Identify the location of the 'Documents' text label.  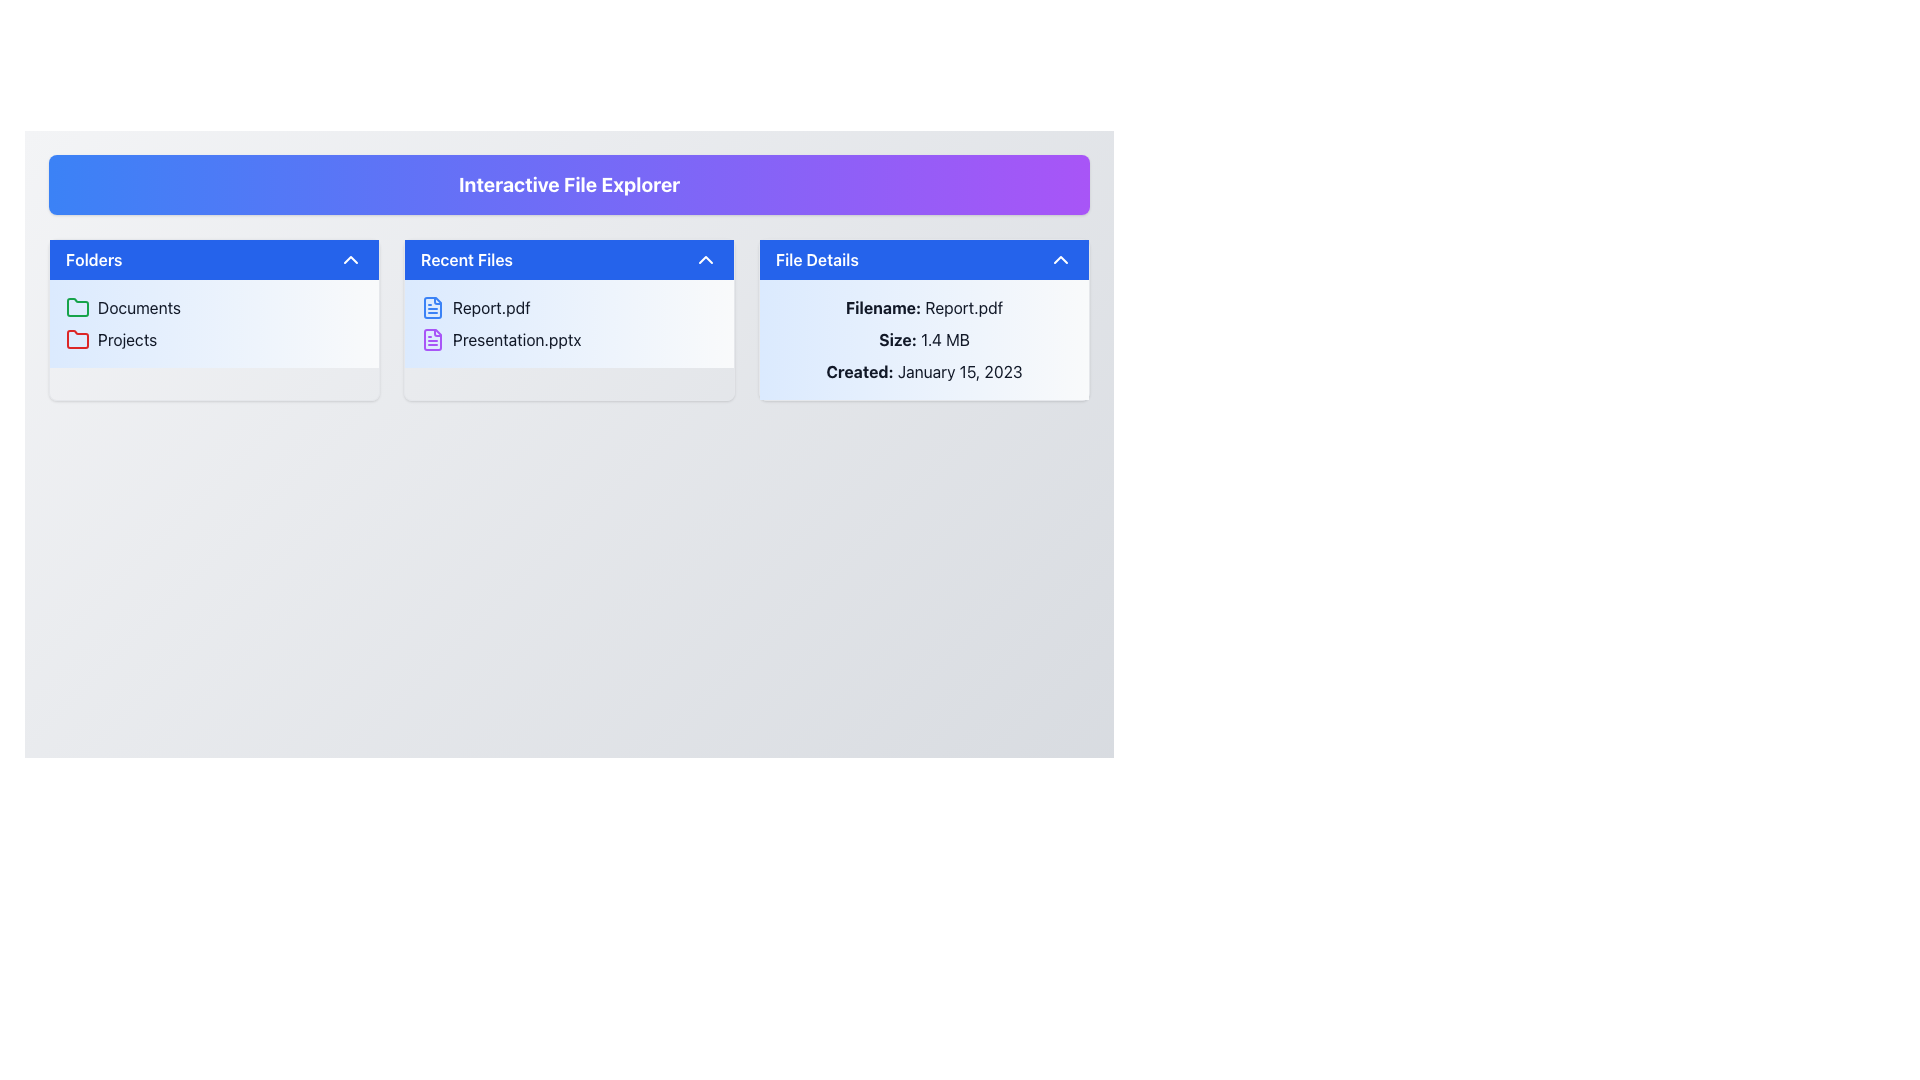
(138, 308).